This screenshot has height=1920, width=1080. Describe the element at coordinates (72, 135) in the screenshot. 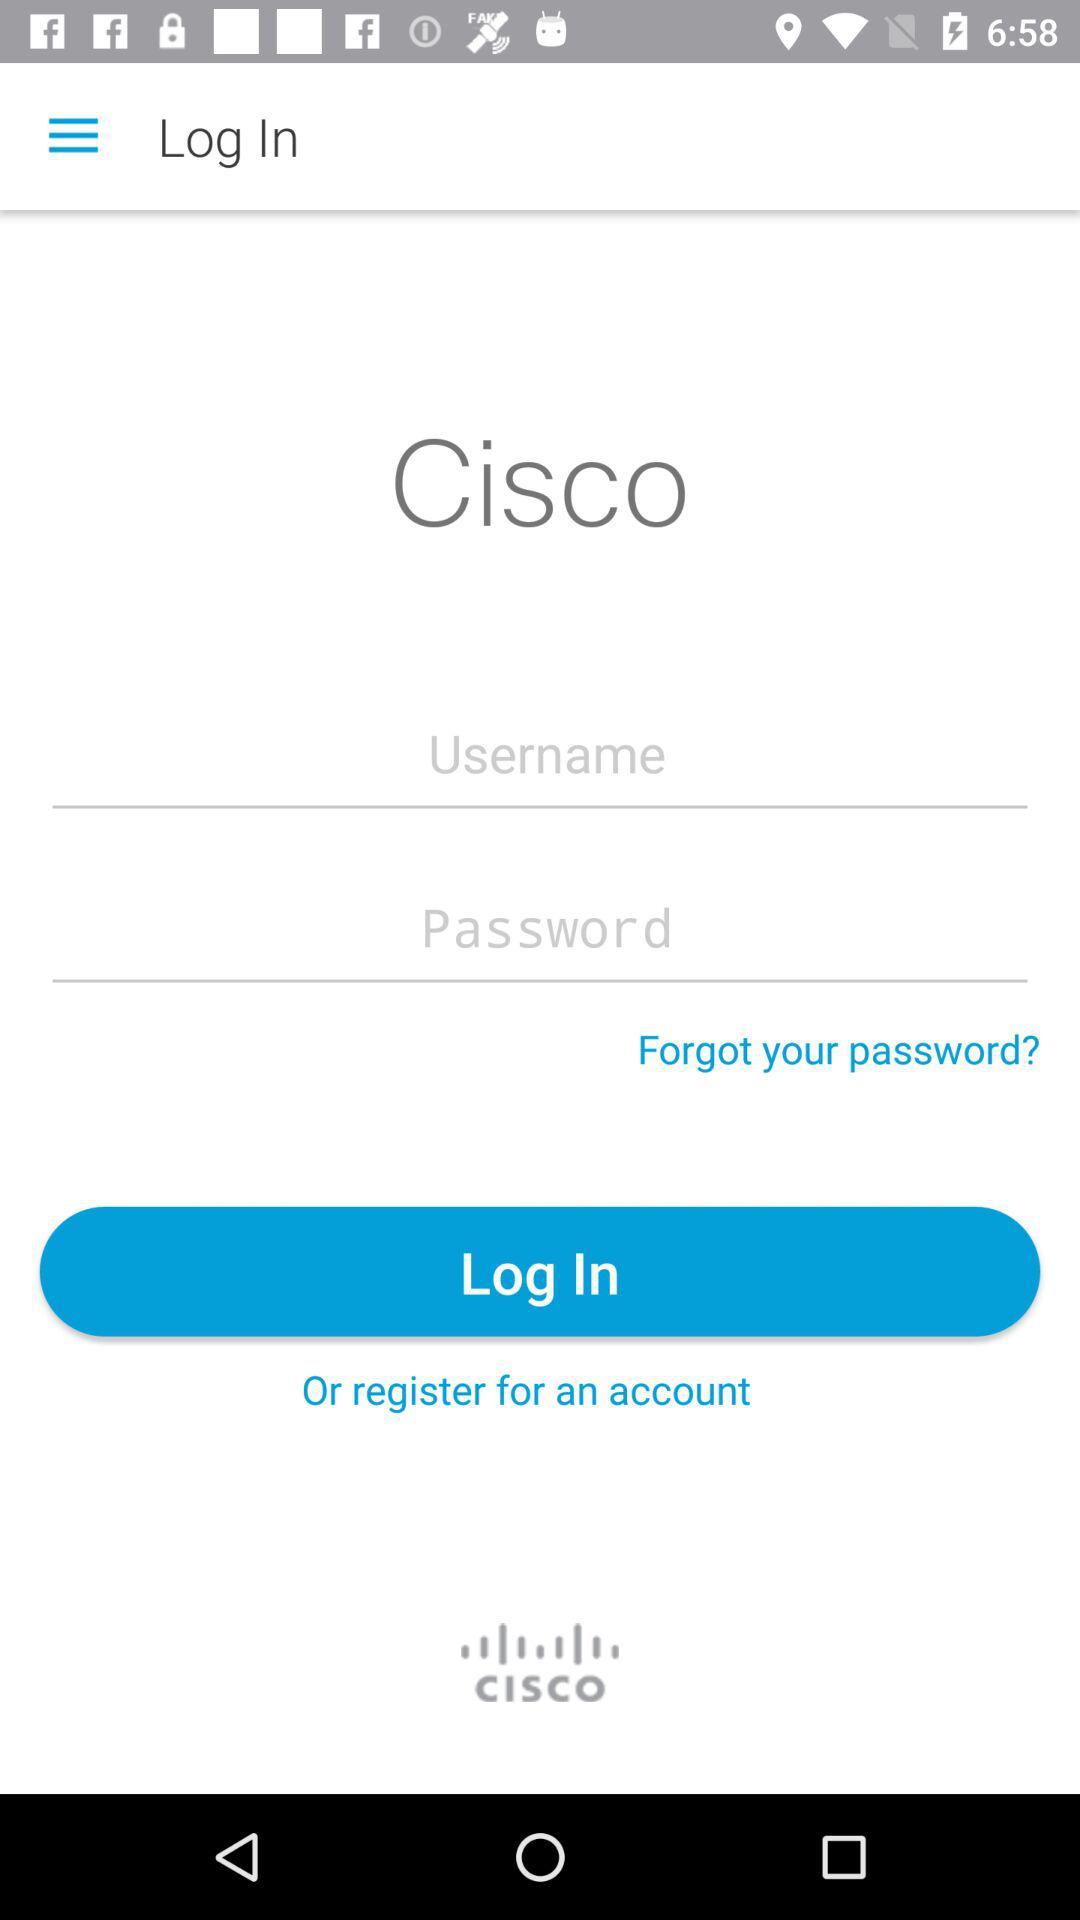

I see `the icon next to the log in app` at that location.